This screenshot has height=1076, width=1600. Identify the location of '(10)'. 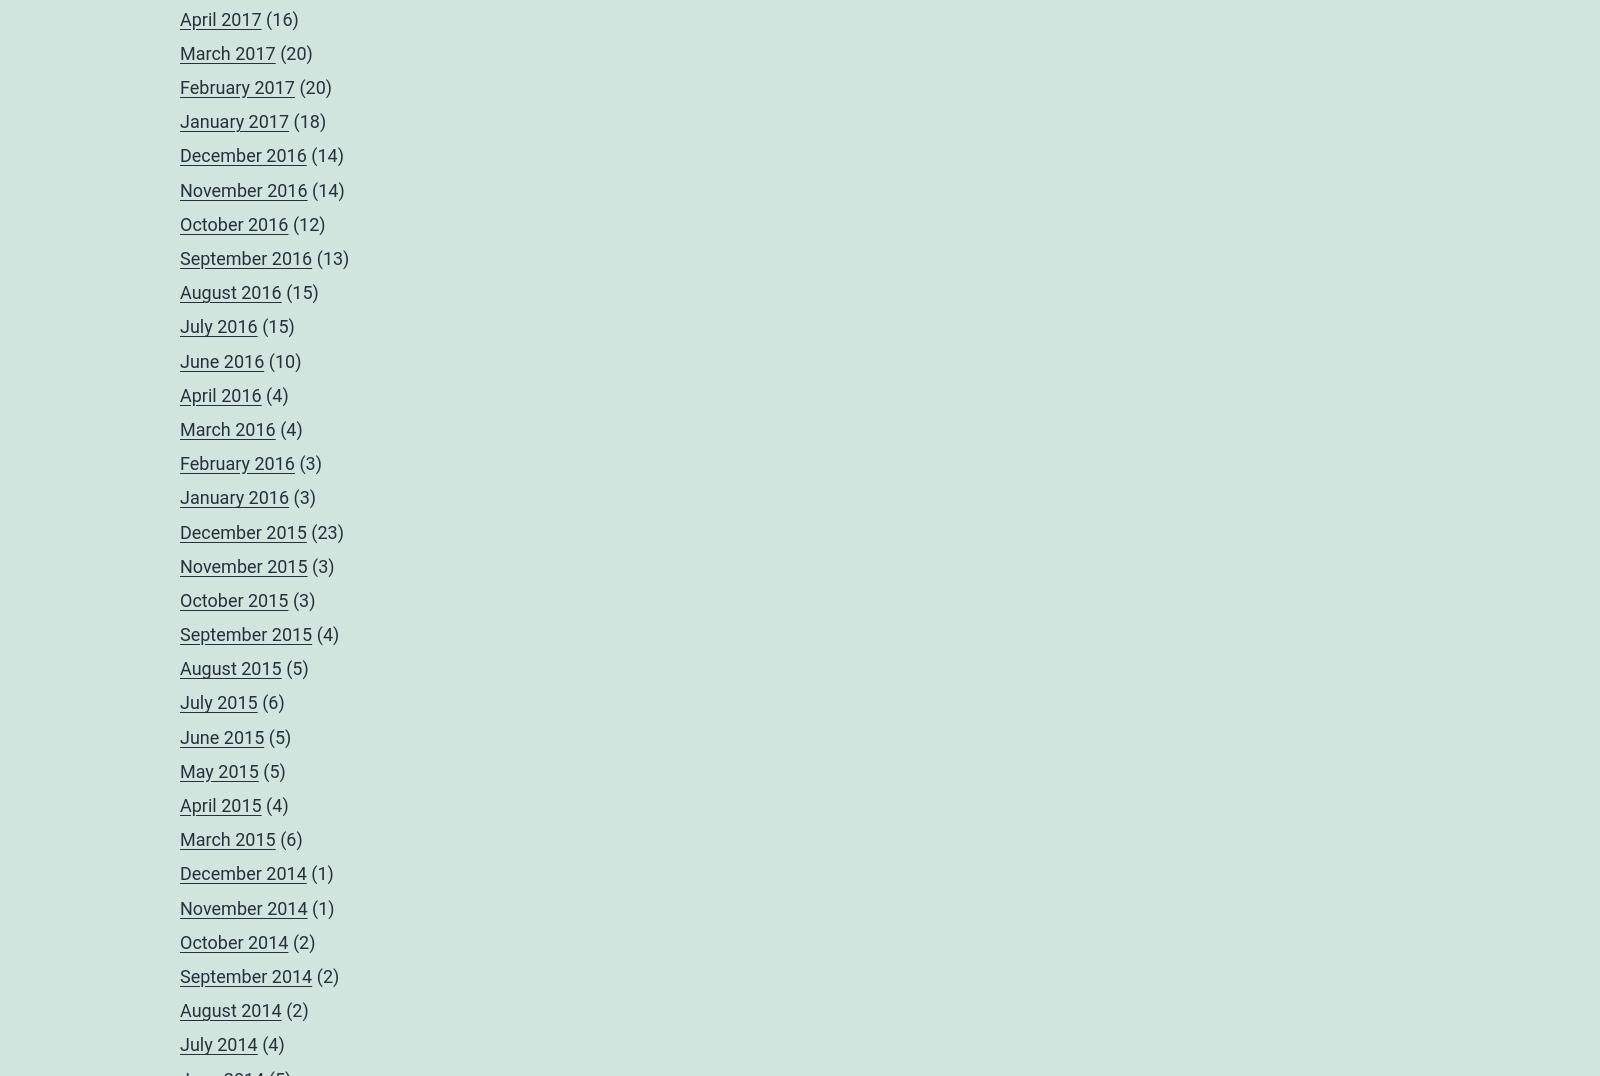
(282, 359).